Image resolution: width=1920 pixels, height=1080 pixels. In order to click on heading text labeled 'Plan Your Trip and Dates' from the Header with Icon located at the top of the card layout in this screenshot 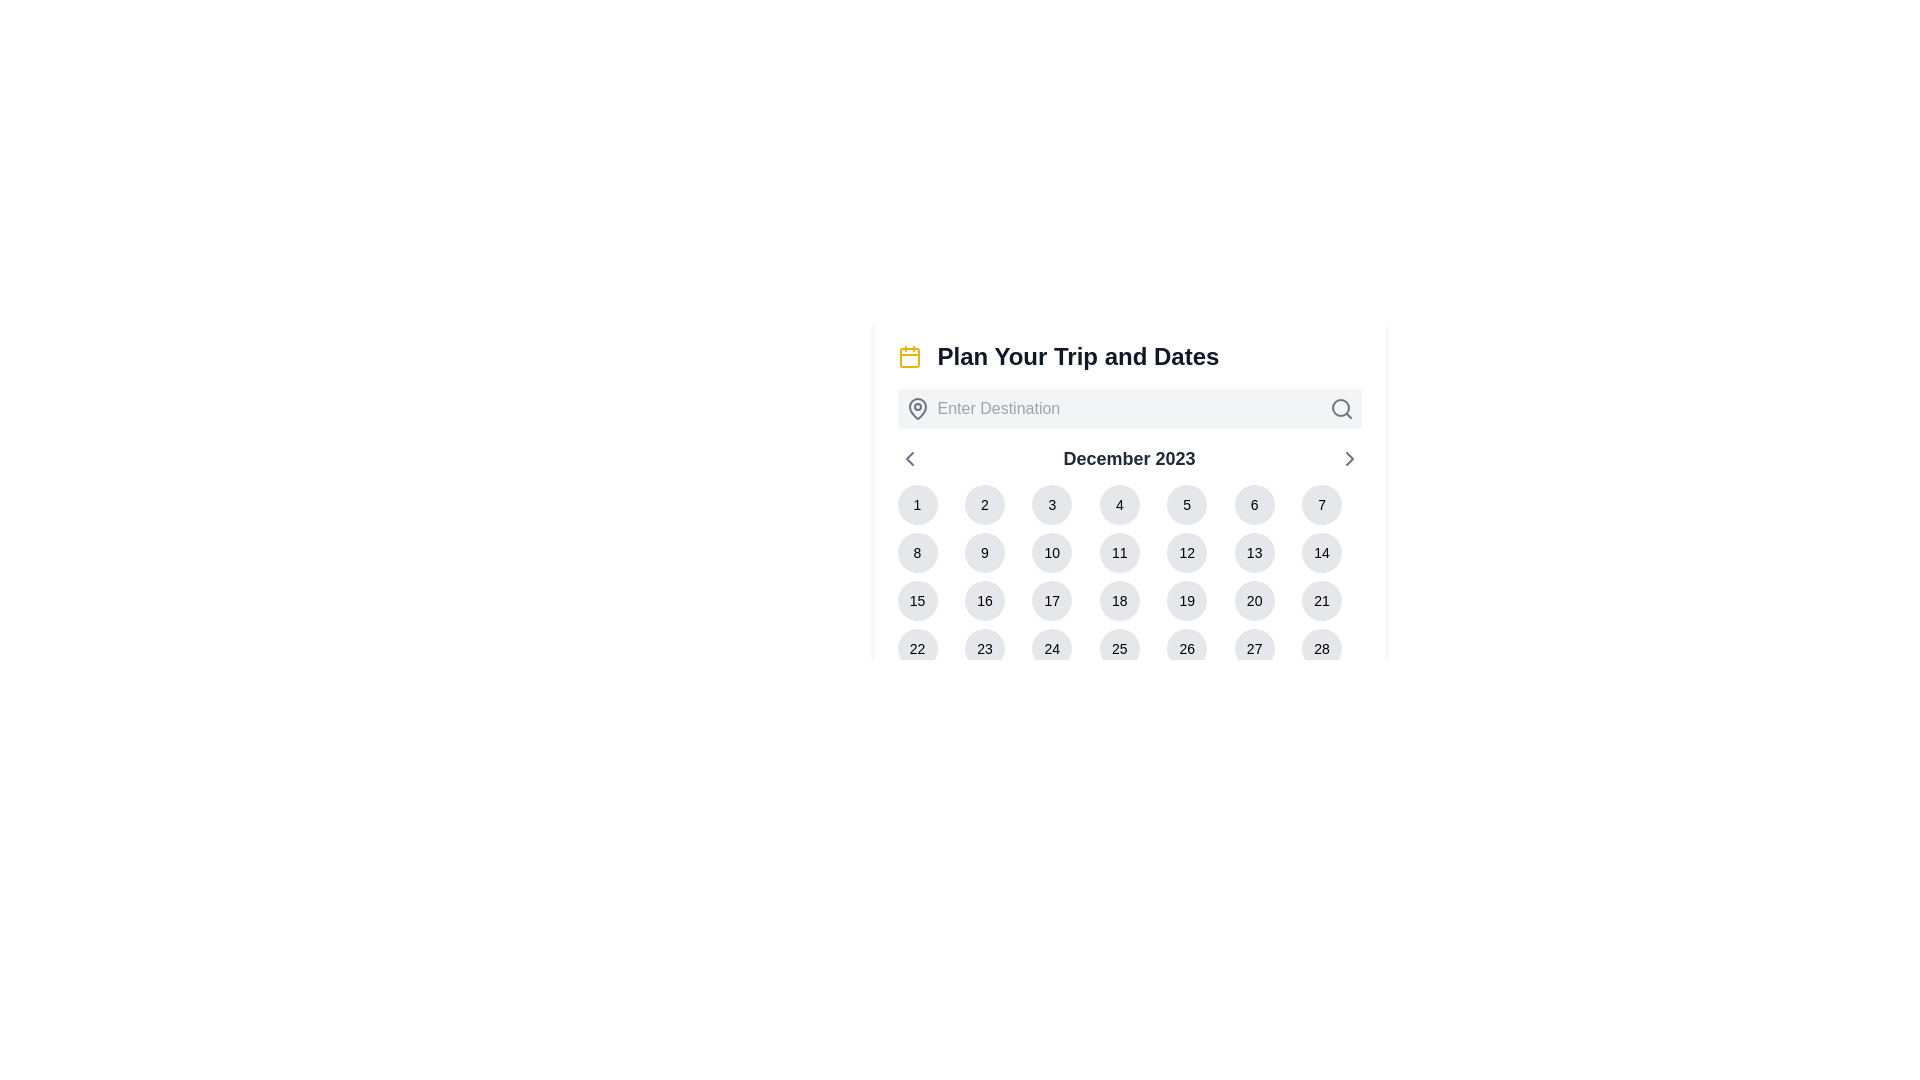, I will do `click(1129, 356)`.